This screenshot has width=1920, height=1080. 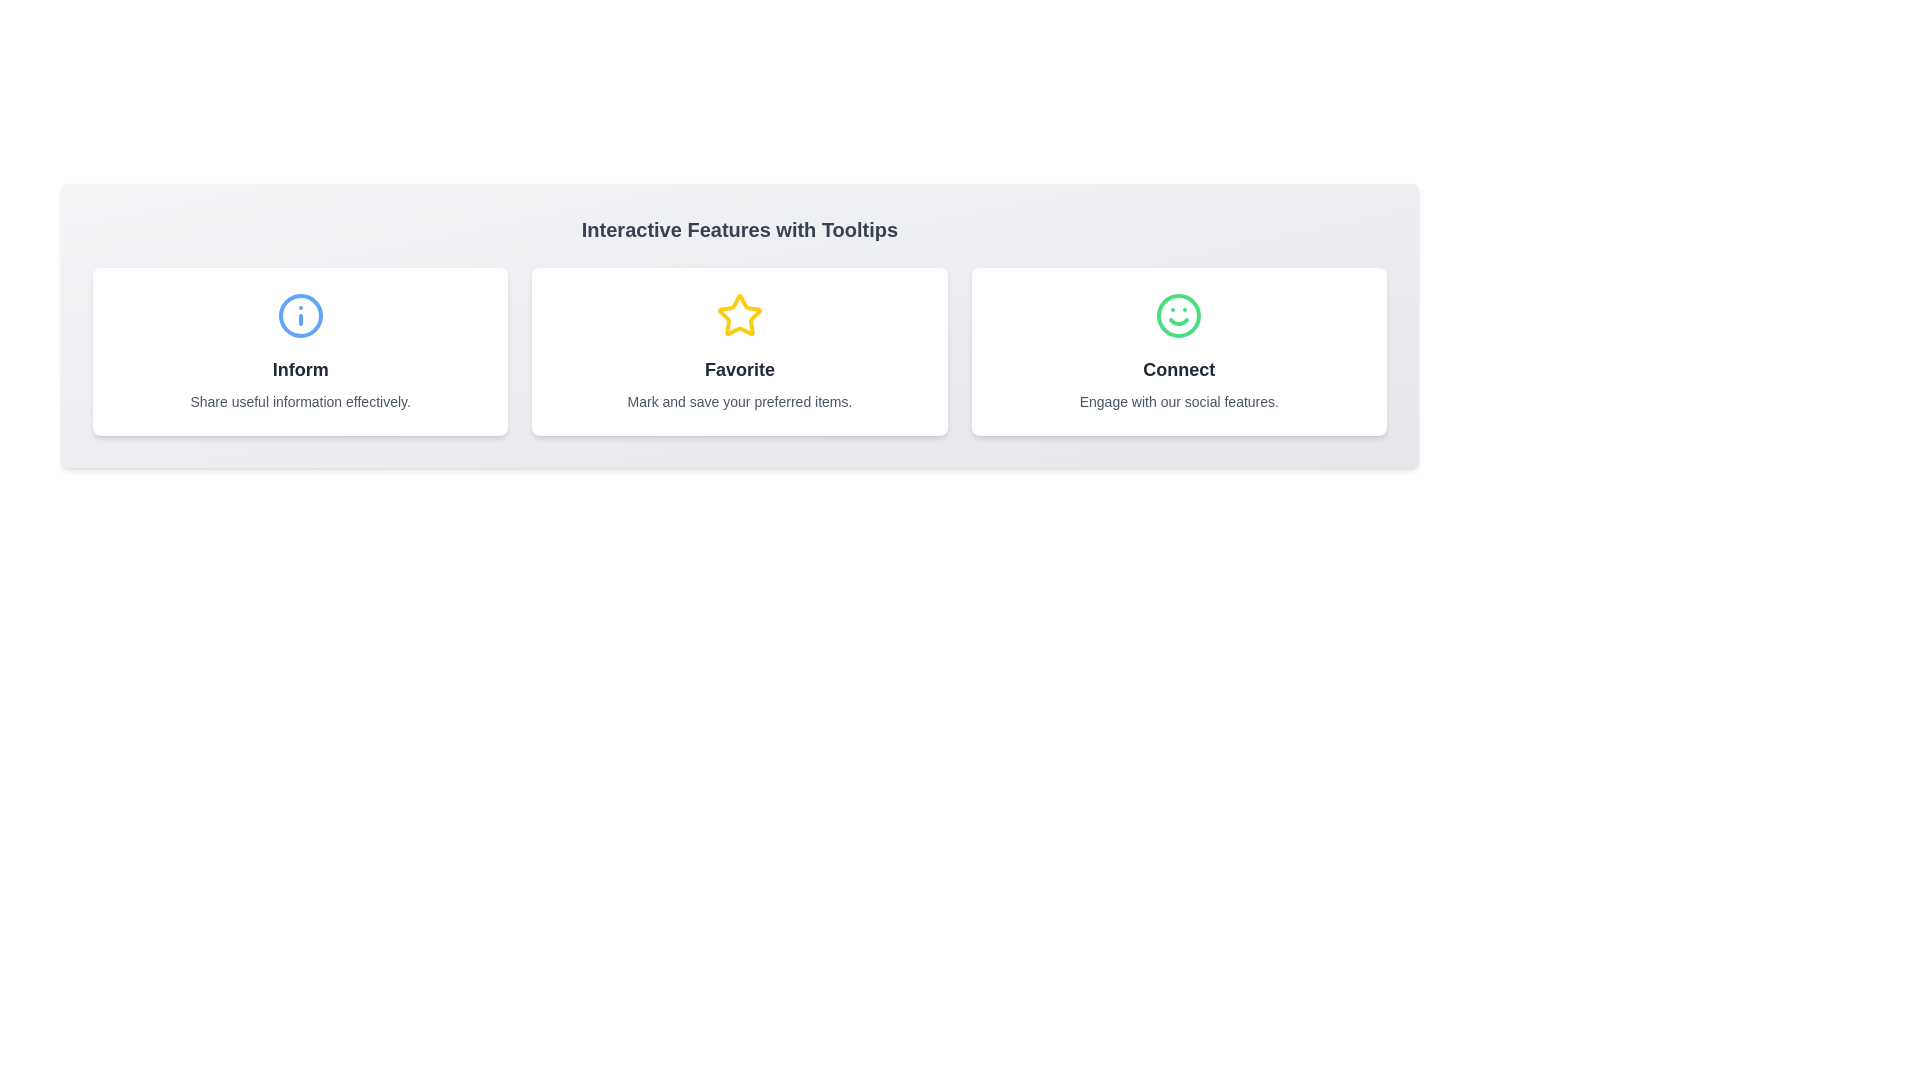 I want to click on the Graphical Icon within the 'Inform' section, located in the blue circle at the top of the card, so click(x=299, y=315).